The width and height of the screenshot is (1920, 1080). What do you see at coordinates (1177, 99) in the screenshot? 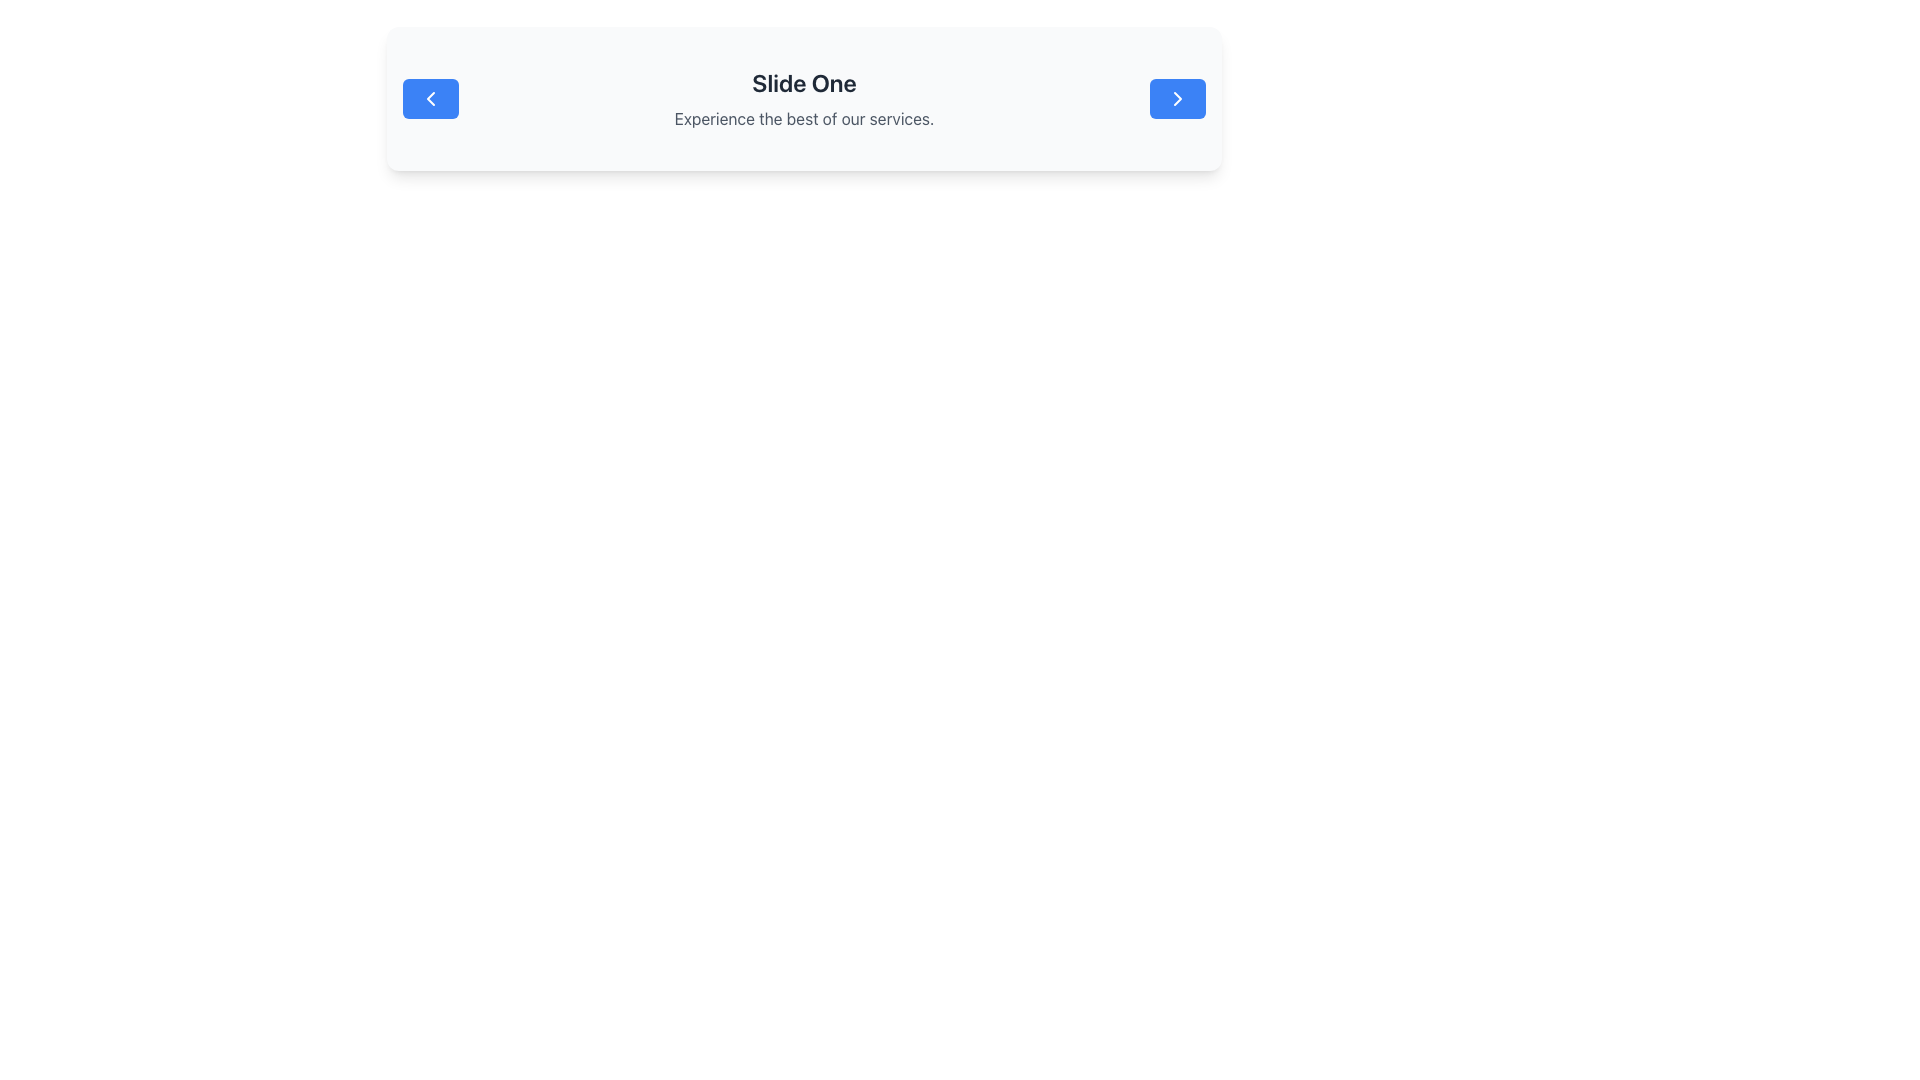
I see `the rightward chevron icon with a white design on a blue button, located at the far right of a horizontal layout` at bounding box center [1177, 99].